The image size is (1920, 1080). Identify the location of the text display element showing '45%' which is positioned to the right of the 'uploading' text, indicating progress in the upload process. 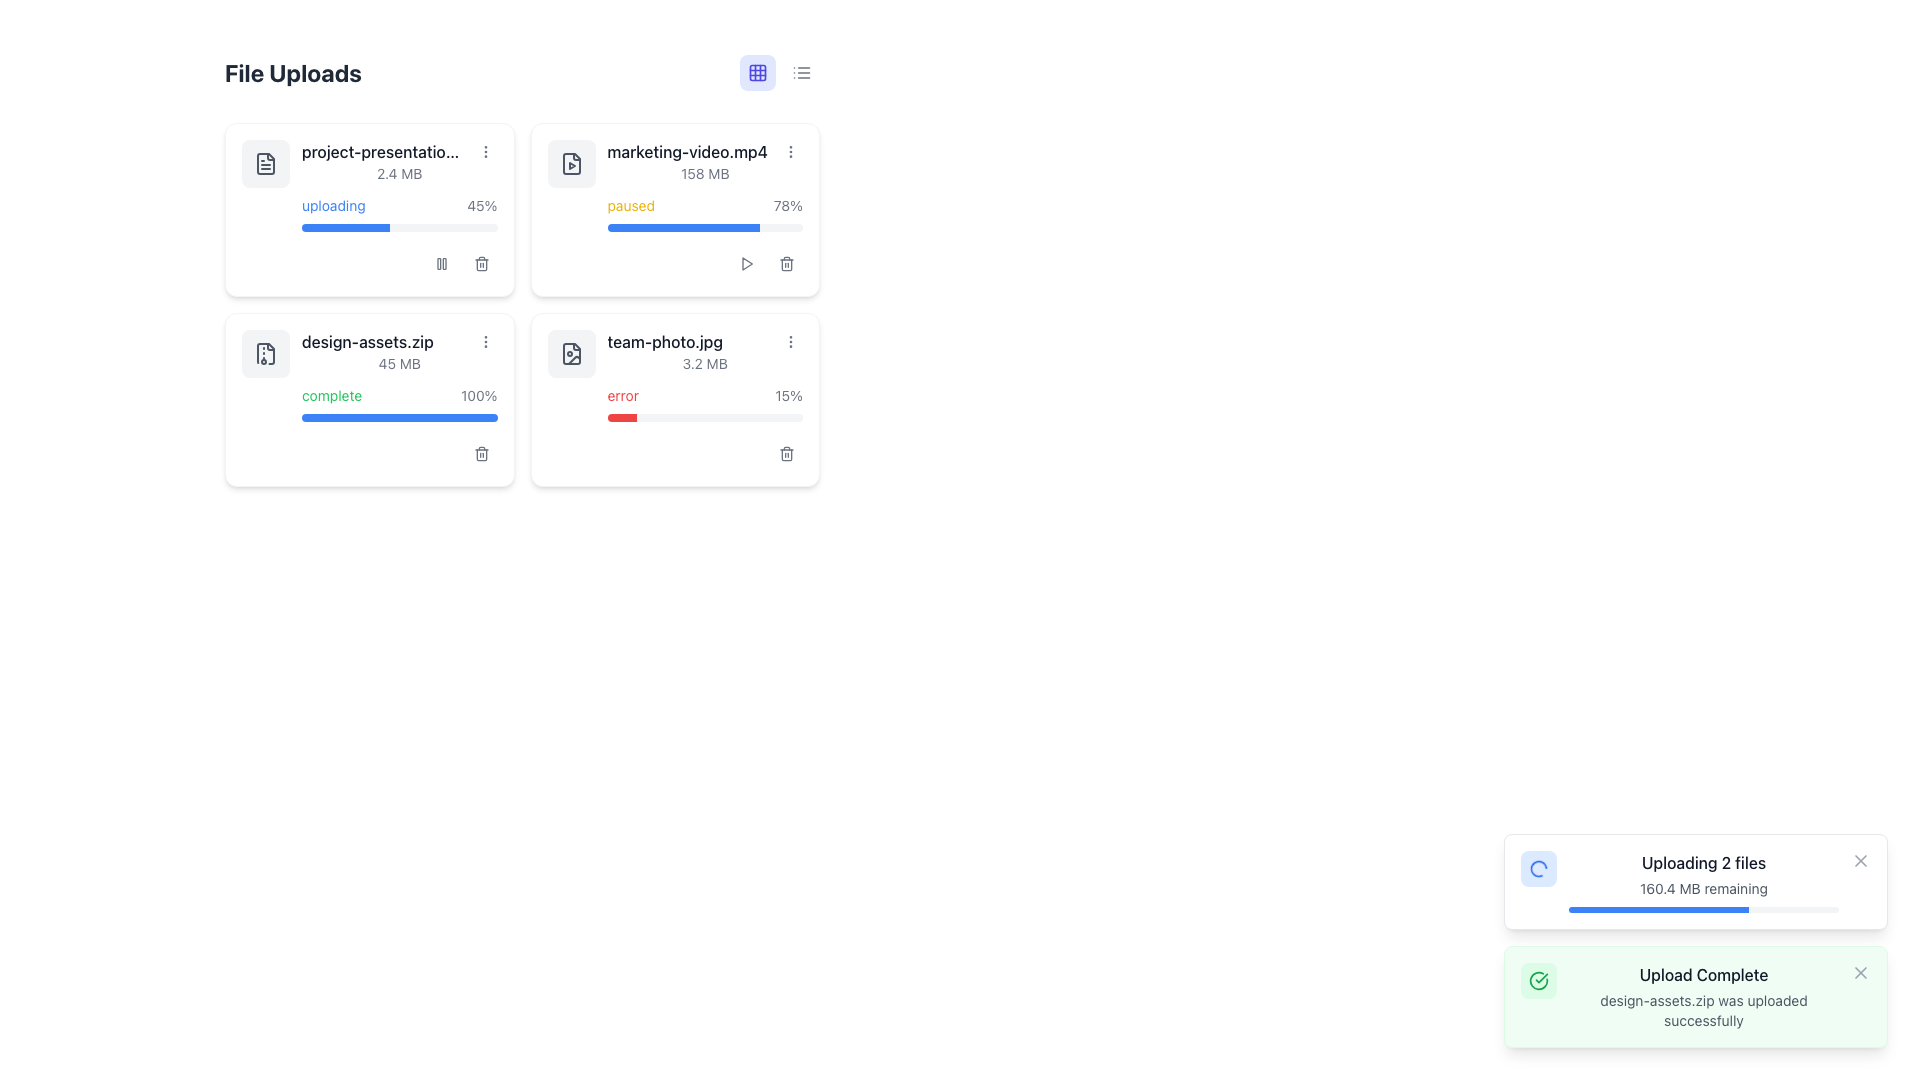
(482, 205).